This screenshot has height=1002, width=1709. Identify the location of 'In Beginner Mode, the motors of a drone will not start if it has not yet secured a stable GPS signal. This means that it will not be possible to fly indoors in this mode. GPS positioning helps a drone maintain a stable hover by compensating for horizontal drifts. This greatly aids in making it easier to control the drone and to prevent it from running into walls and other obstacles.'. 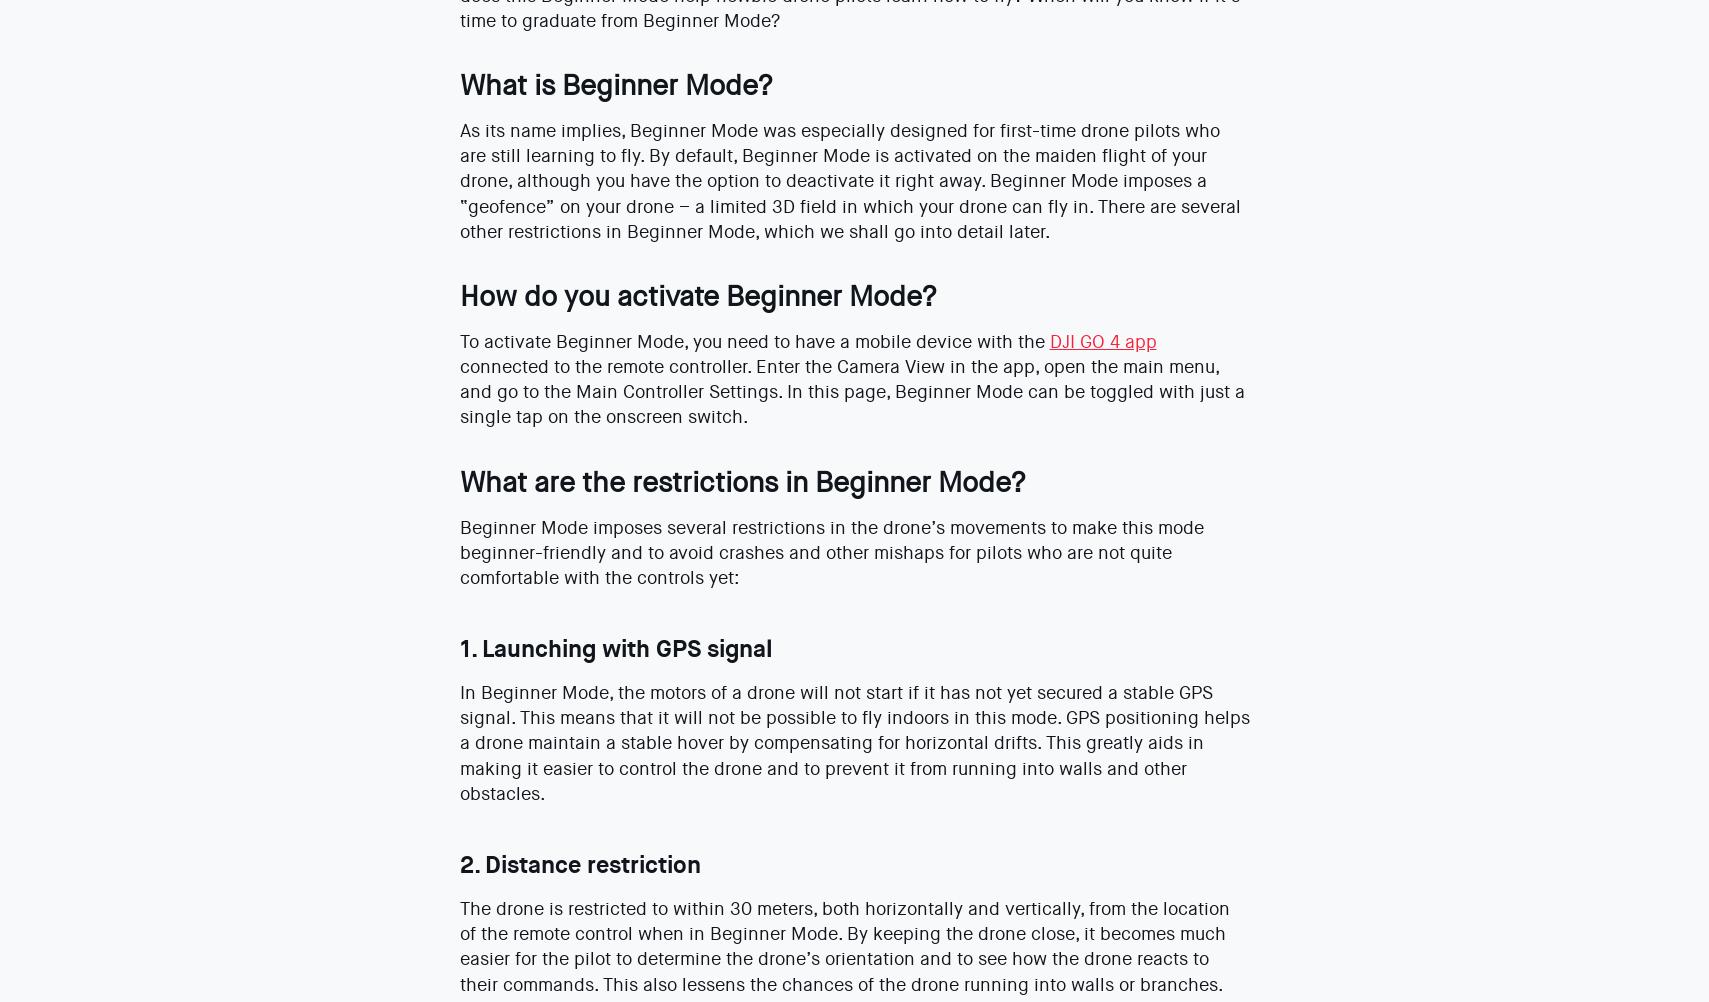
(458, 742).